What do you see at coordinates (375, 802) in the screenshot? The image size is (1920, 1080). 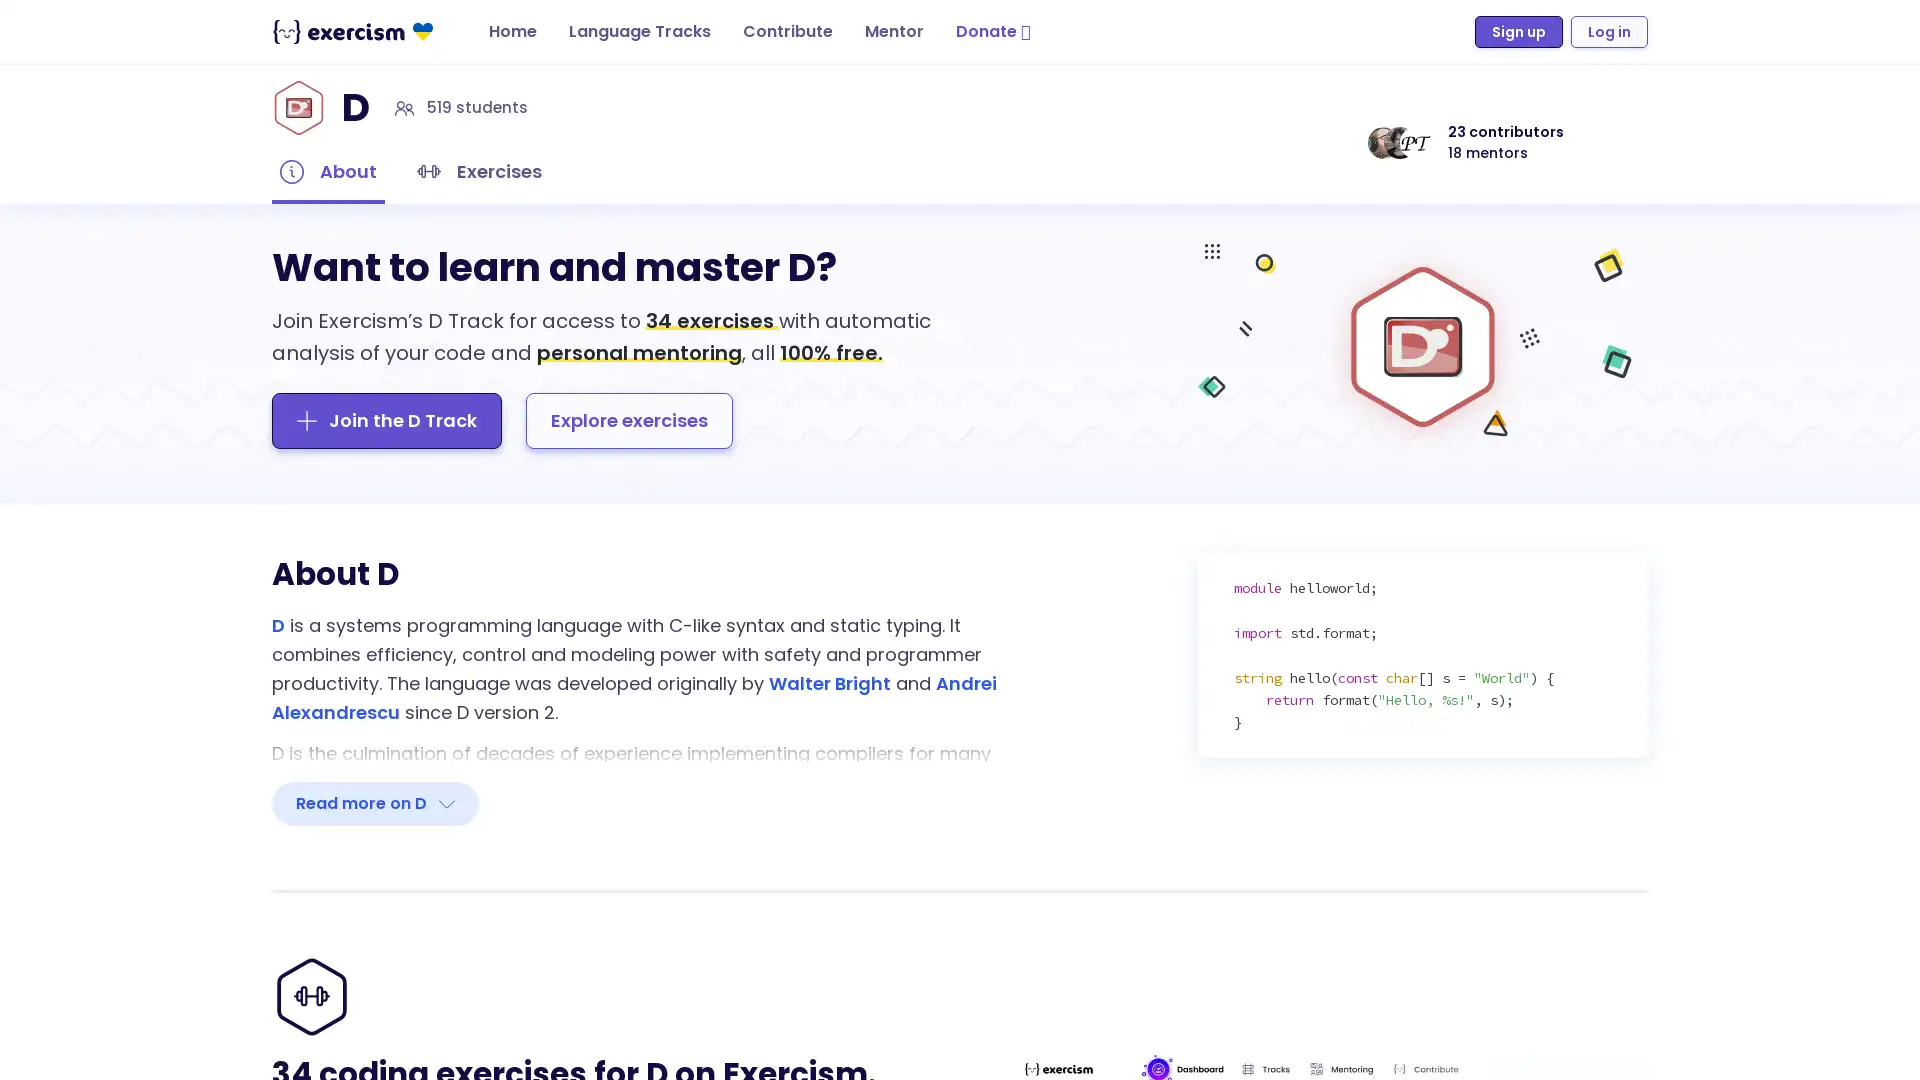 I see `Read more on D` at bounding box center [375, 802].